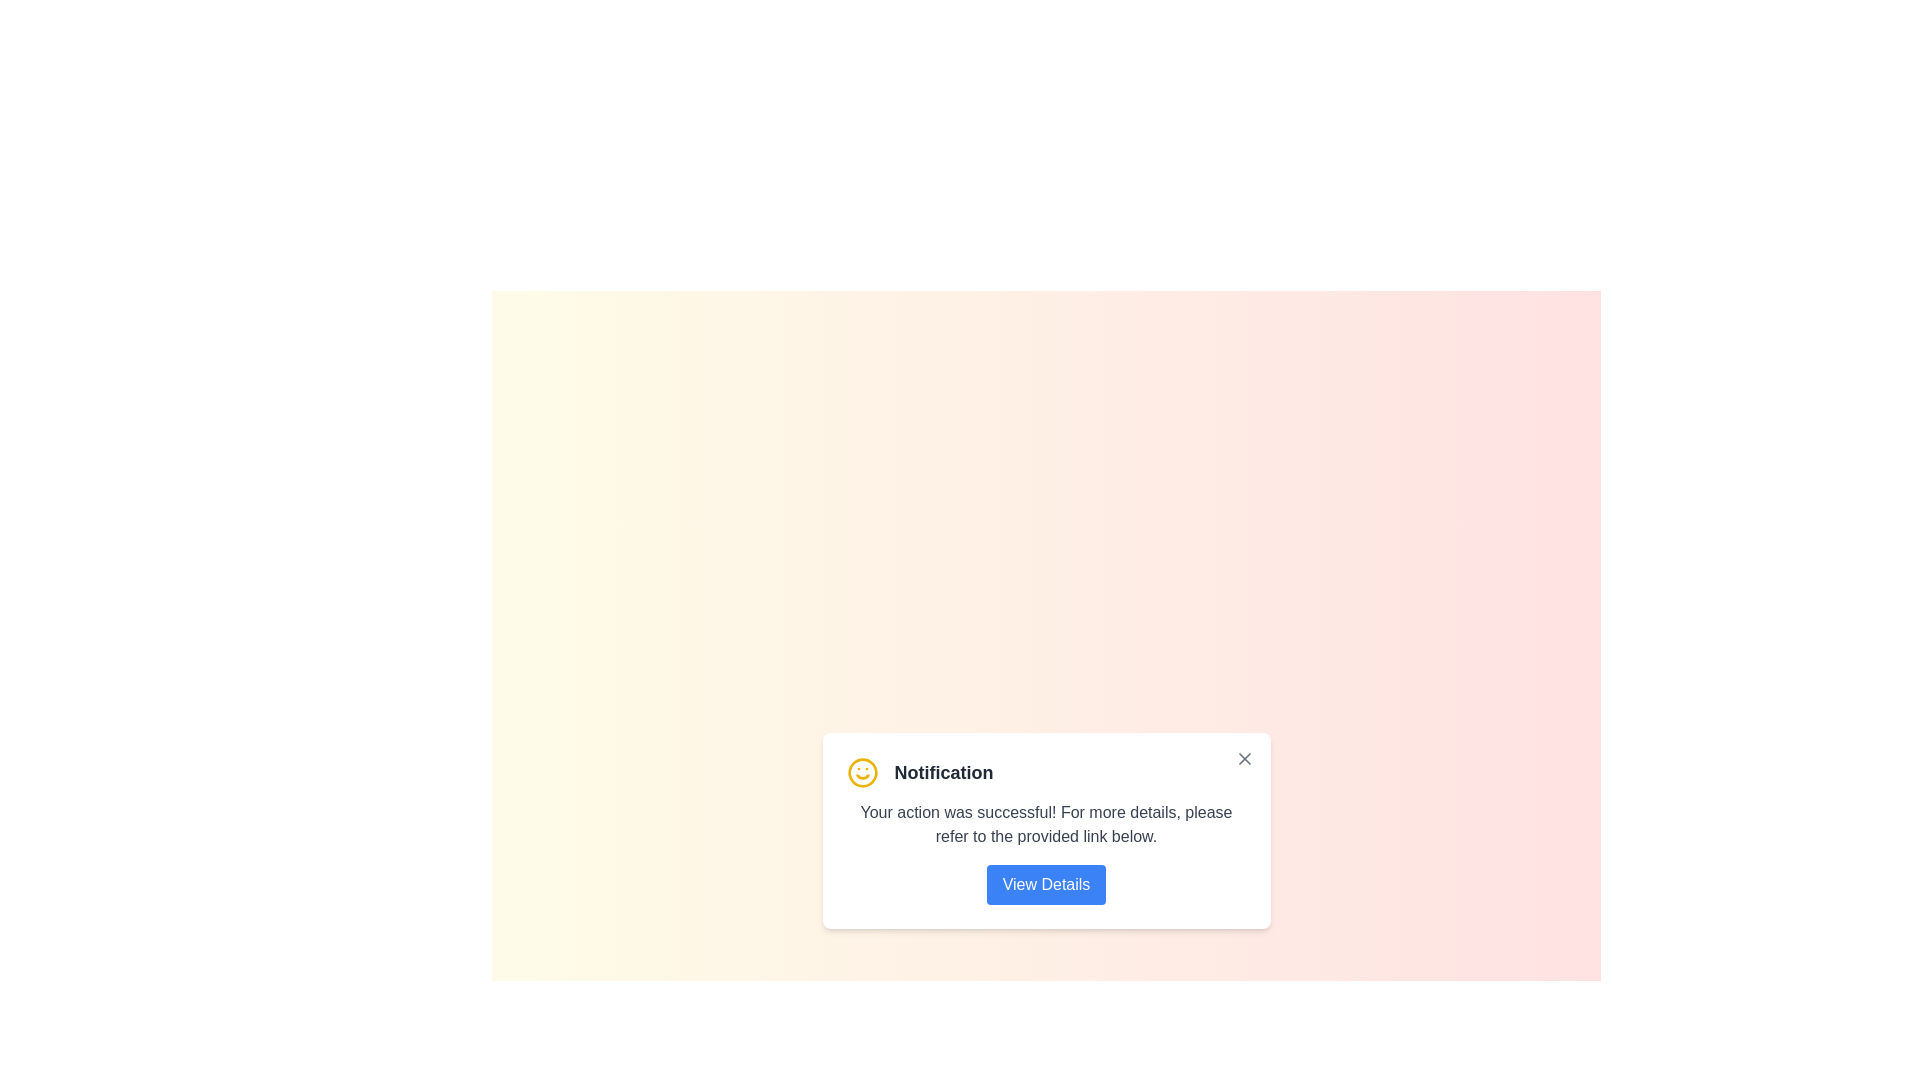 This screenshot has width=1920, height=1080. What do you see at coordinates (1045, 883) in the screenshot?
I see `the 'View Details' button to navigate to the details page` at bounding box center [1045, 883].